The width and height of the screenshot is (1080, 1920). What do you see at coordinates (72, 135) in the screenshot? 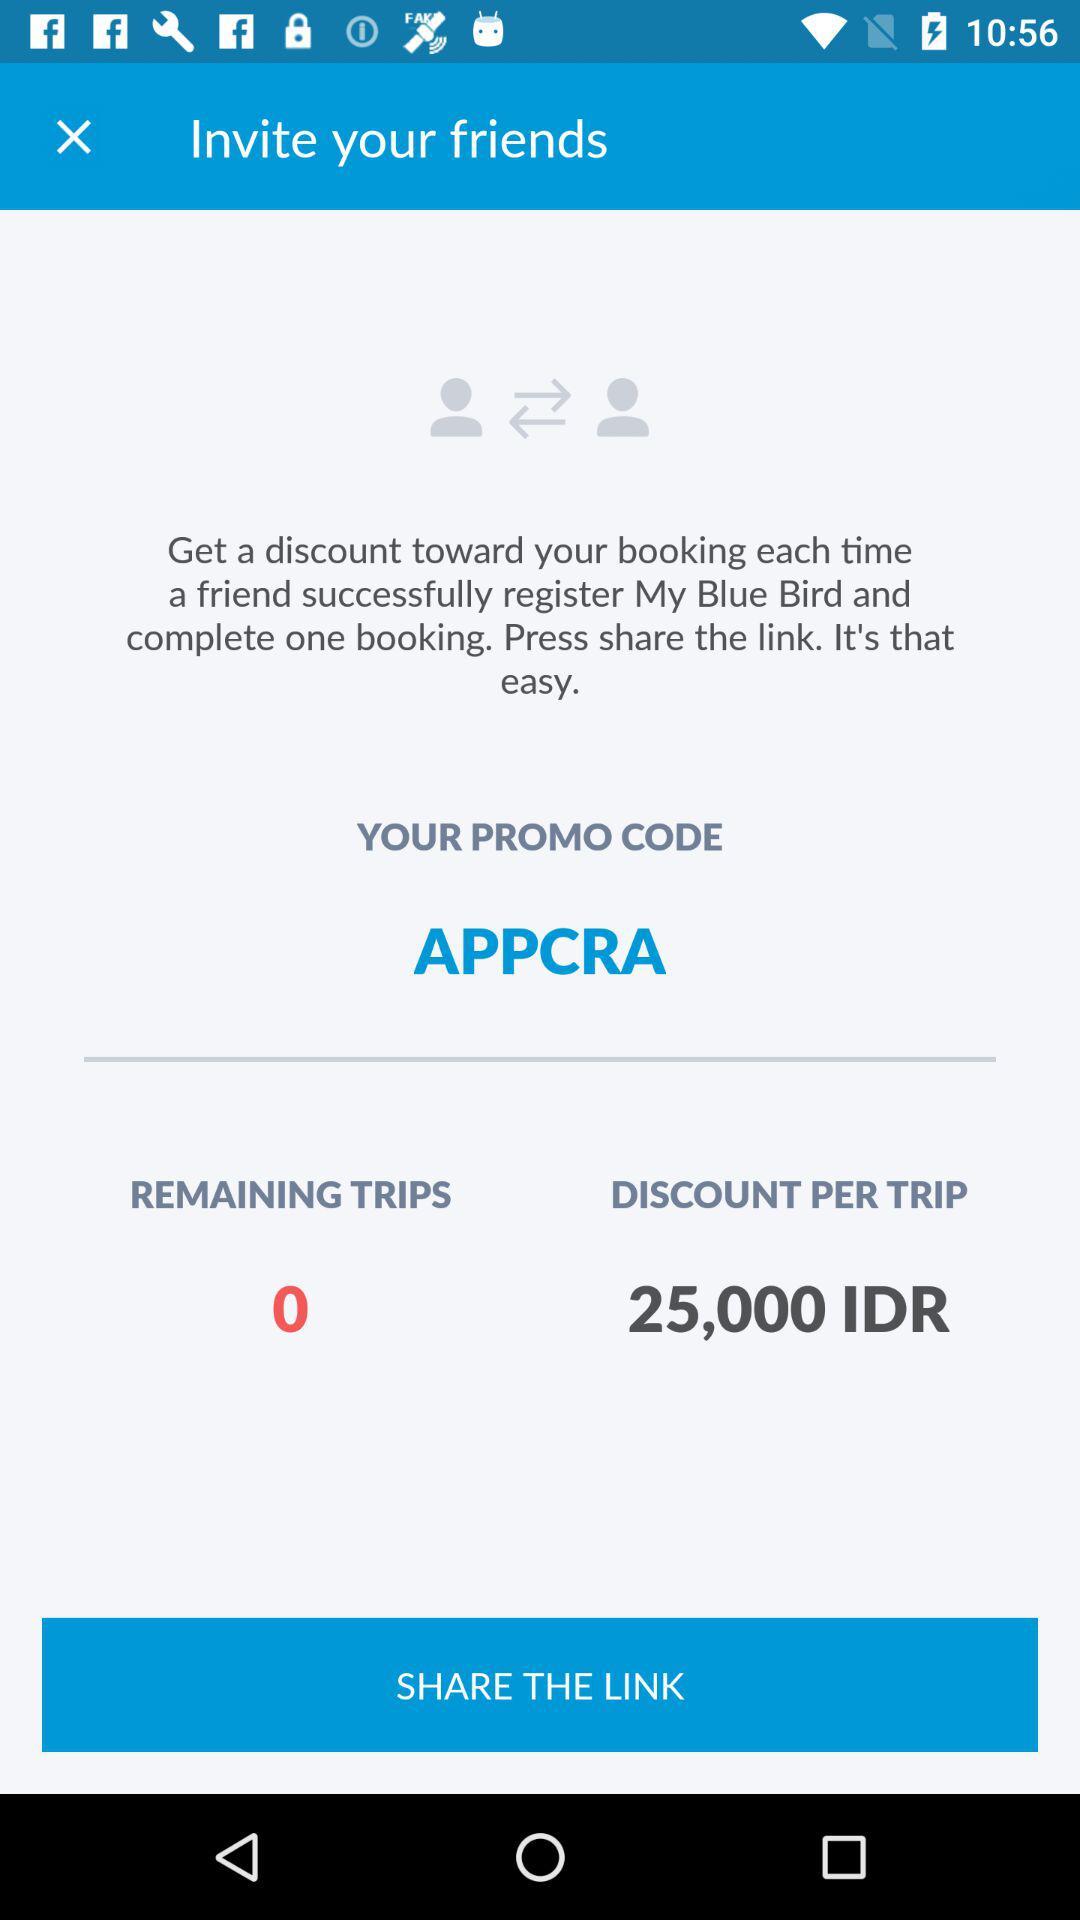
I see `the tab` at bounding box center [72, 135].